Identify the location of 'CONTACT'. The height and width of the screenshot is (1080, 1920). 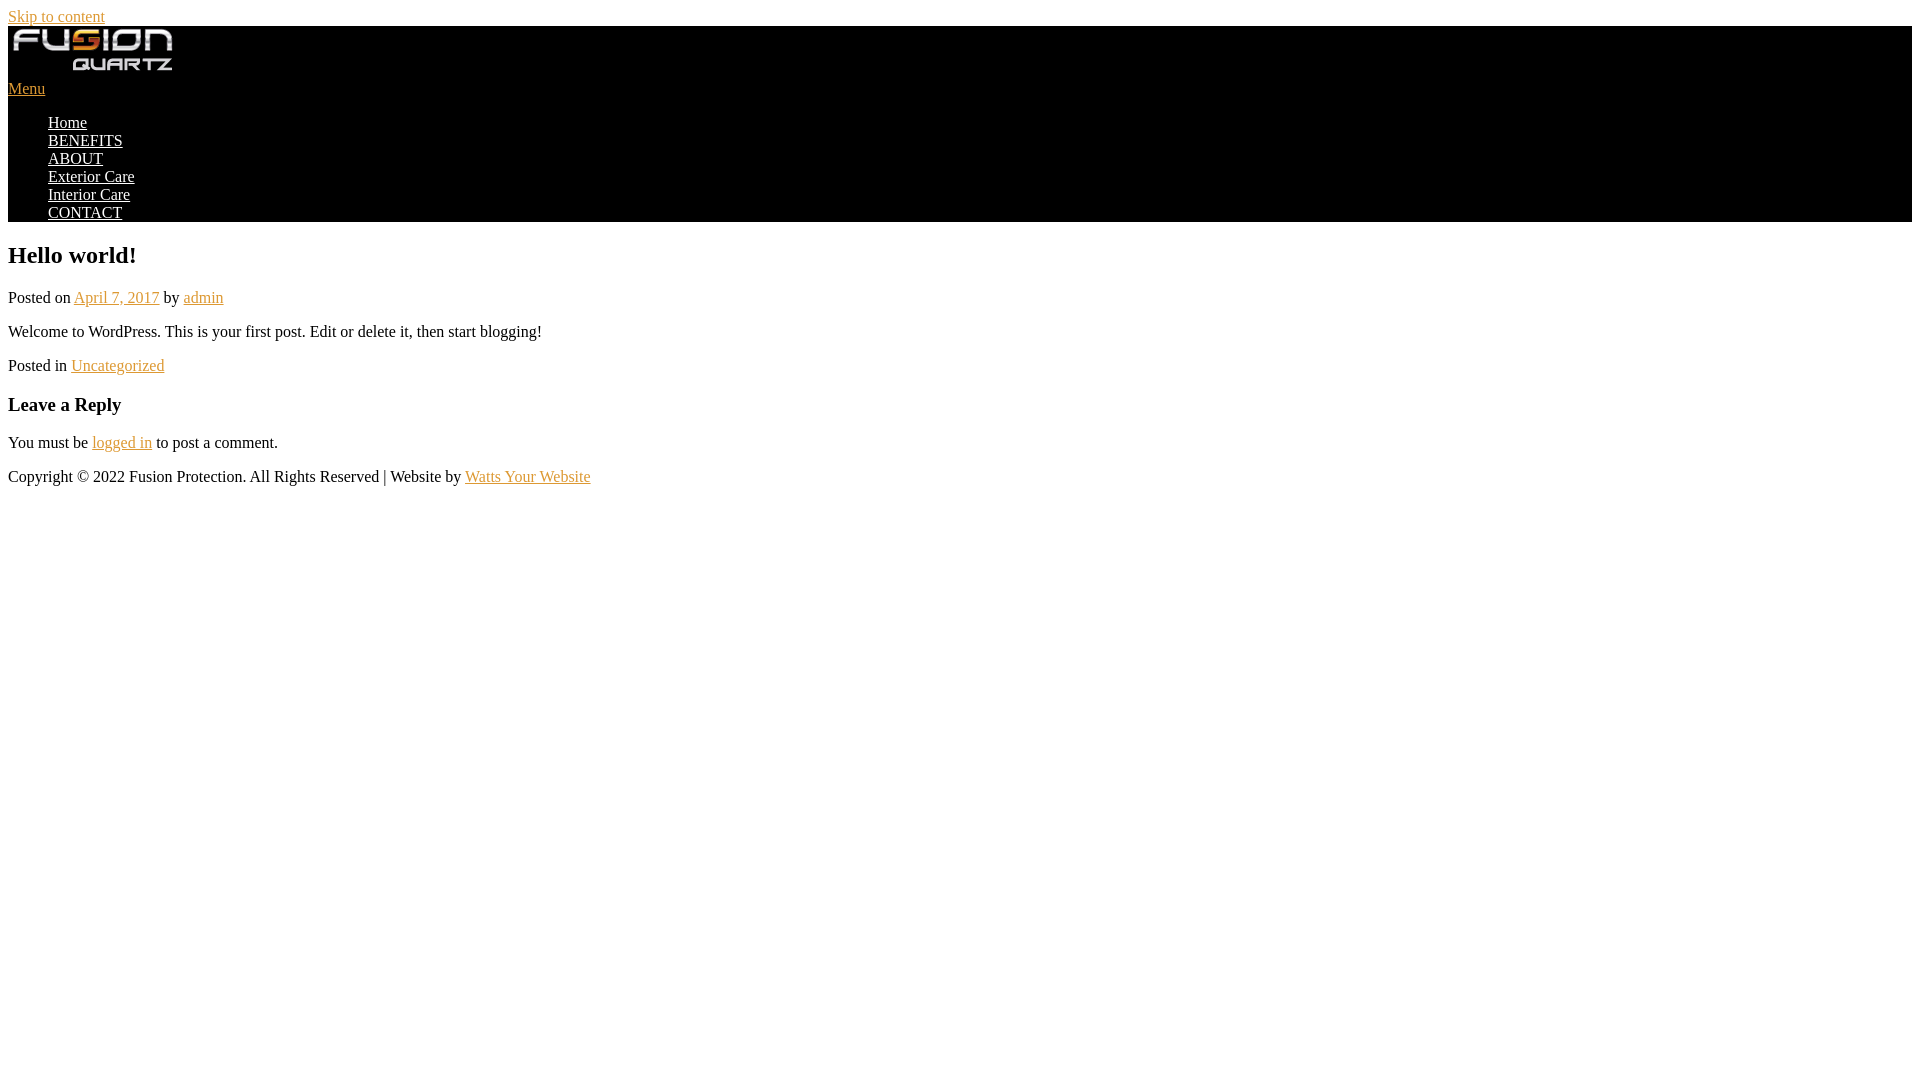
(48, 212).